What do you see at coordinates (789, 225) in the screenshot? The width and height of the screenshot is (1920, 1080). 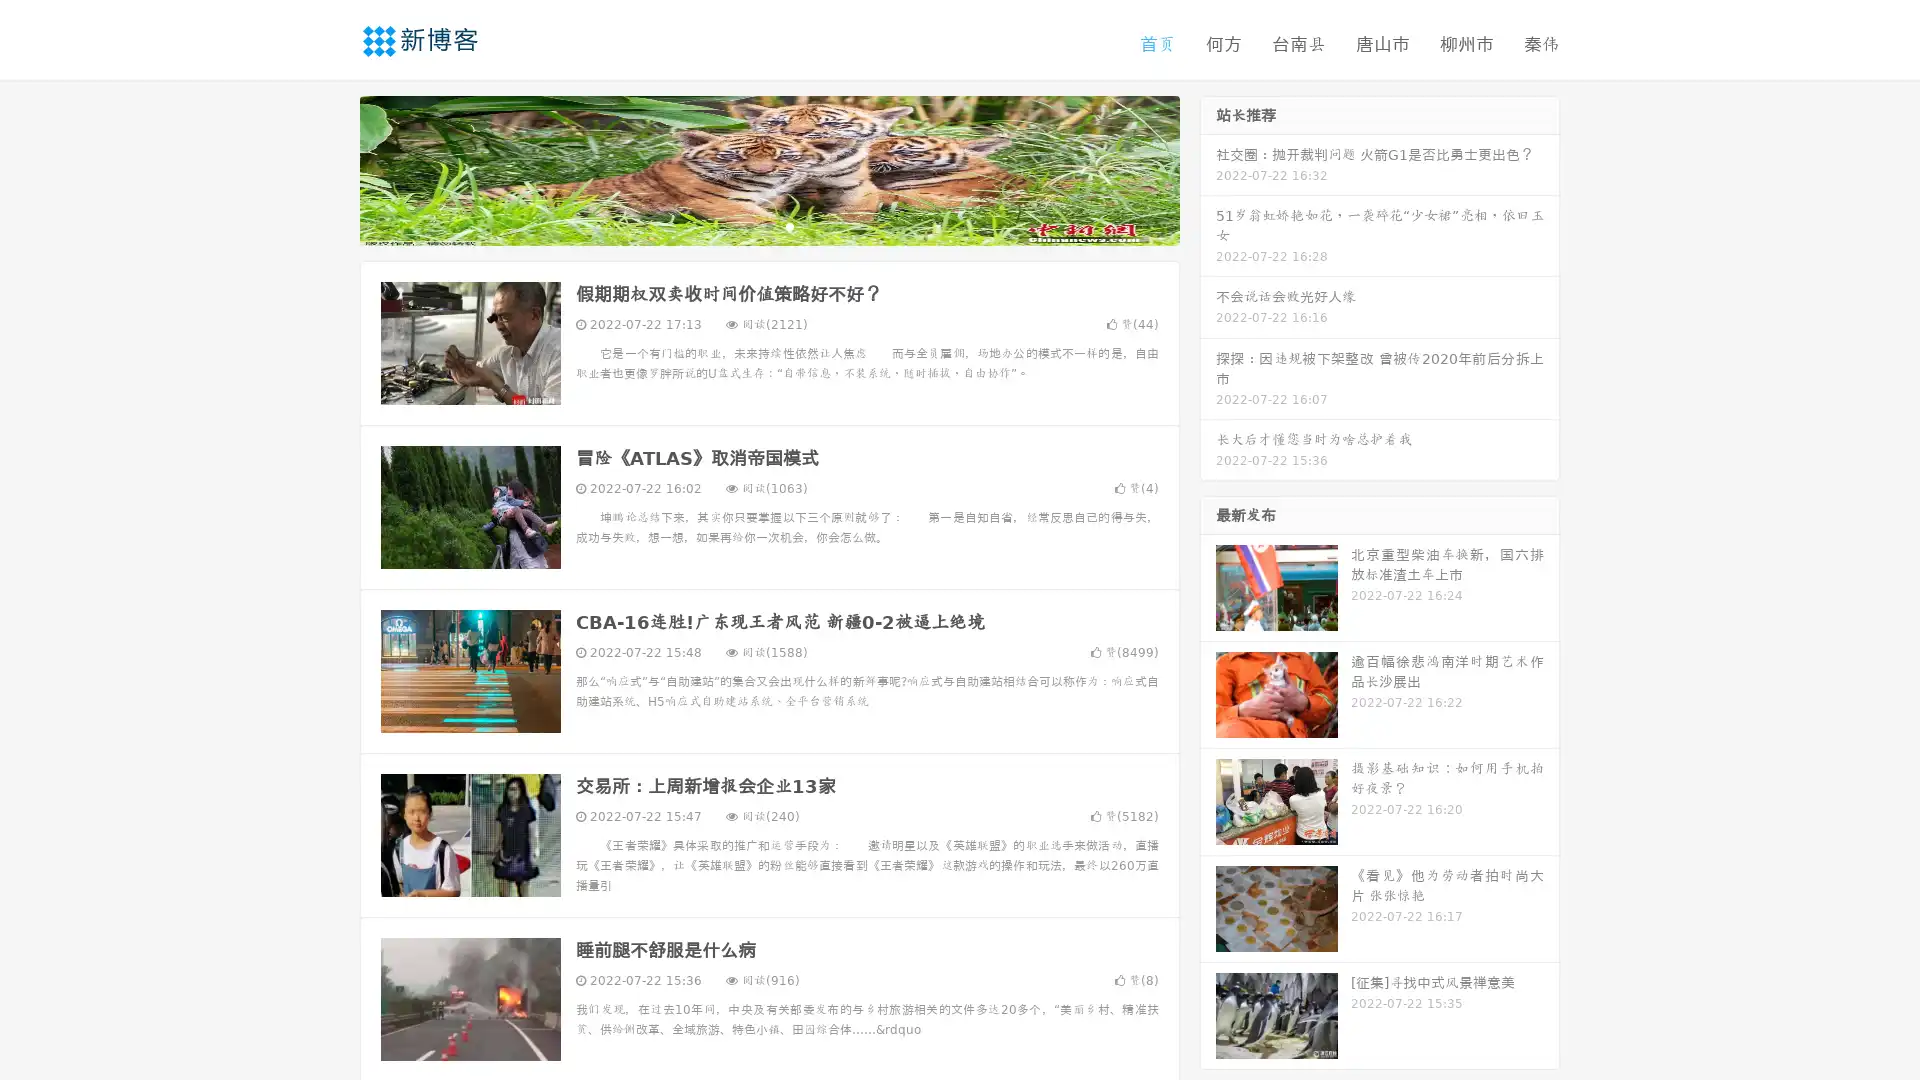 I see `Go to slide 3` at bounding box center [789, 225].